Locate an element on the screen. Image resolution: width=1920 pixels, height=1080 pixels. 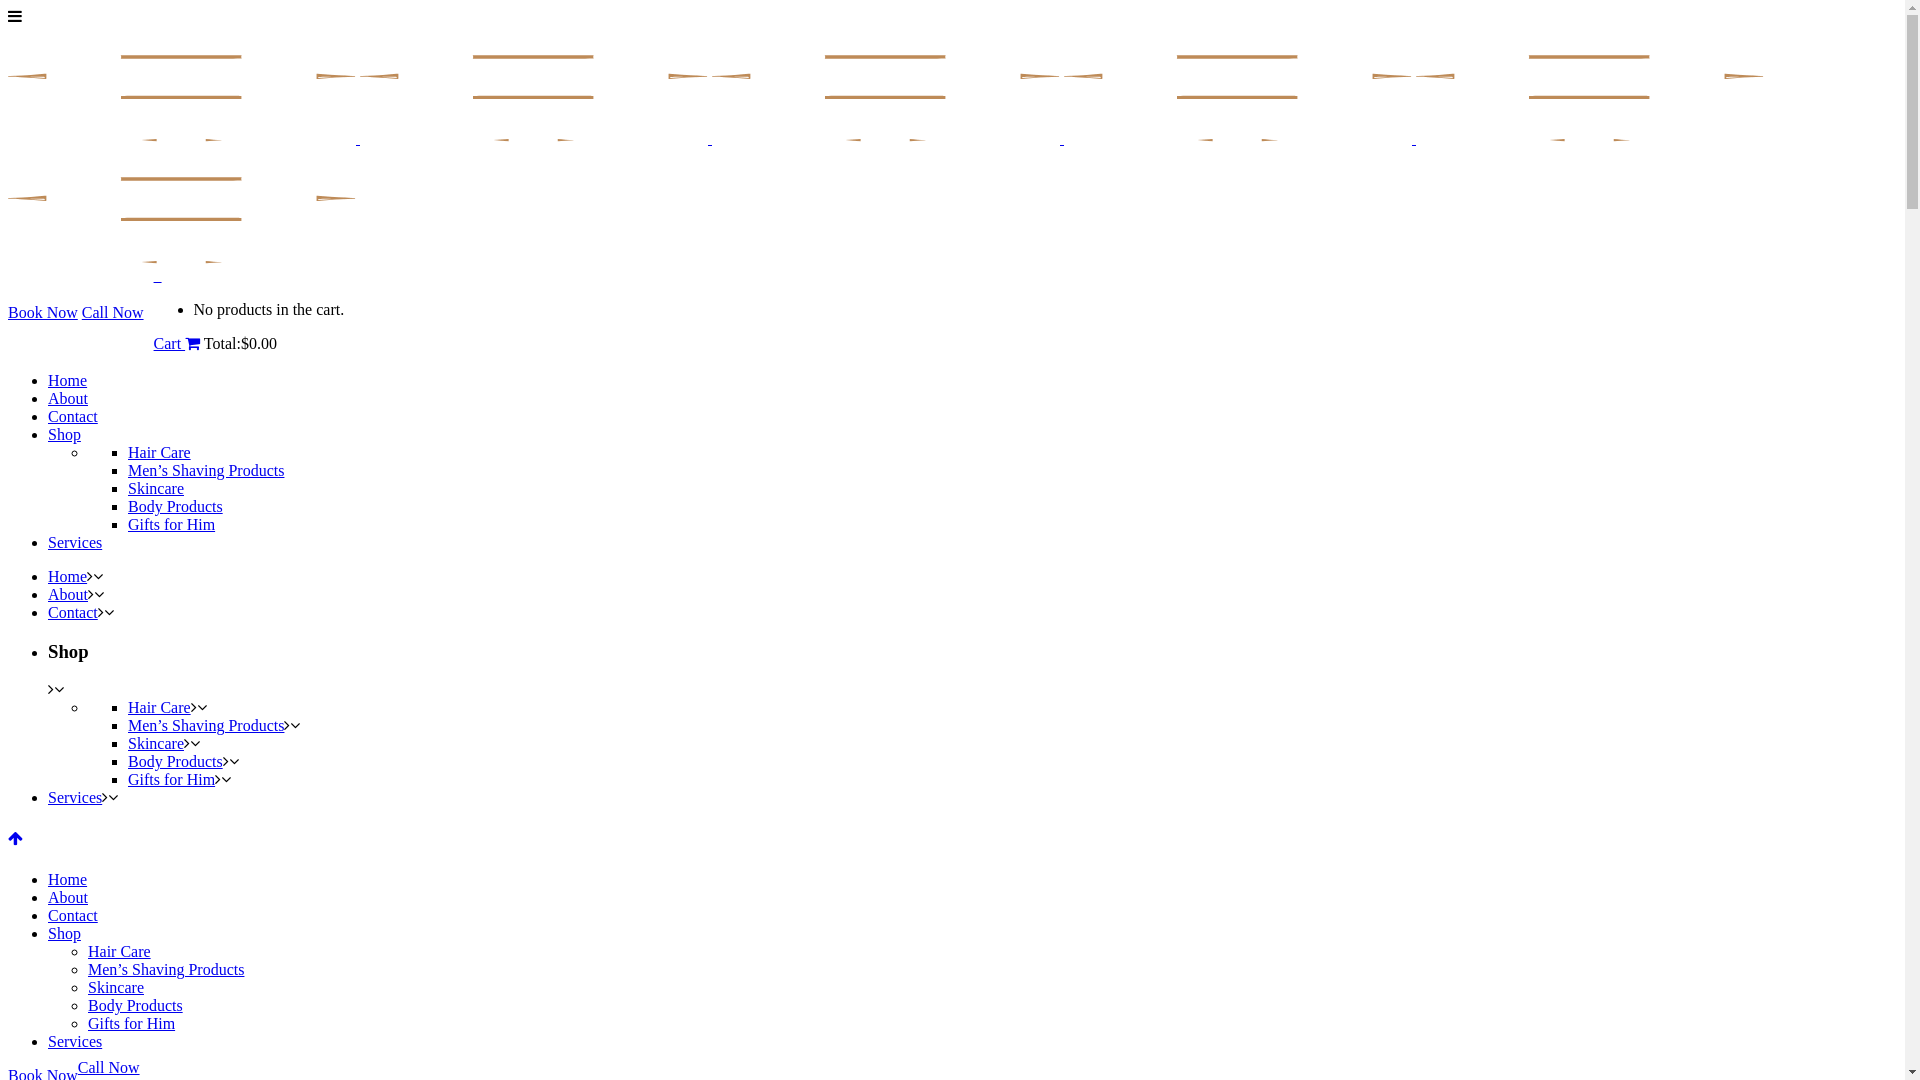
'Call Now' is located at coordinates (108, 1067).